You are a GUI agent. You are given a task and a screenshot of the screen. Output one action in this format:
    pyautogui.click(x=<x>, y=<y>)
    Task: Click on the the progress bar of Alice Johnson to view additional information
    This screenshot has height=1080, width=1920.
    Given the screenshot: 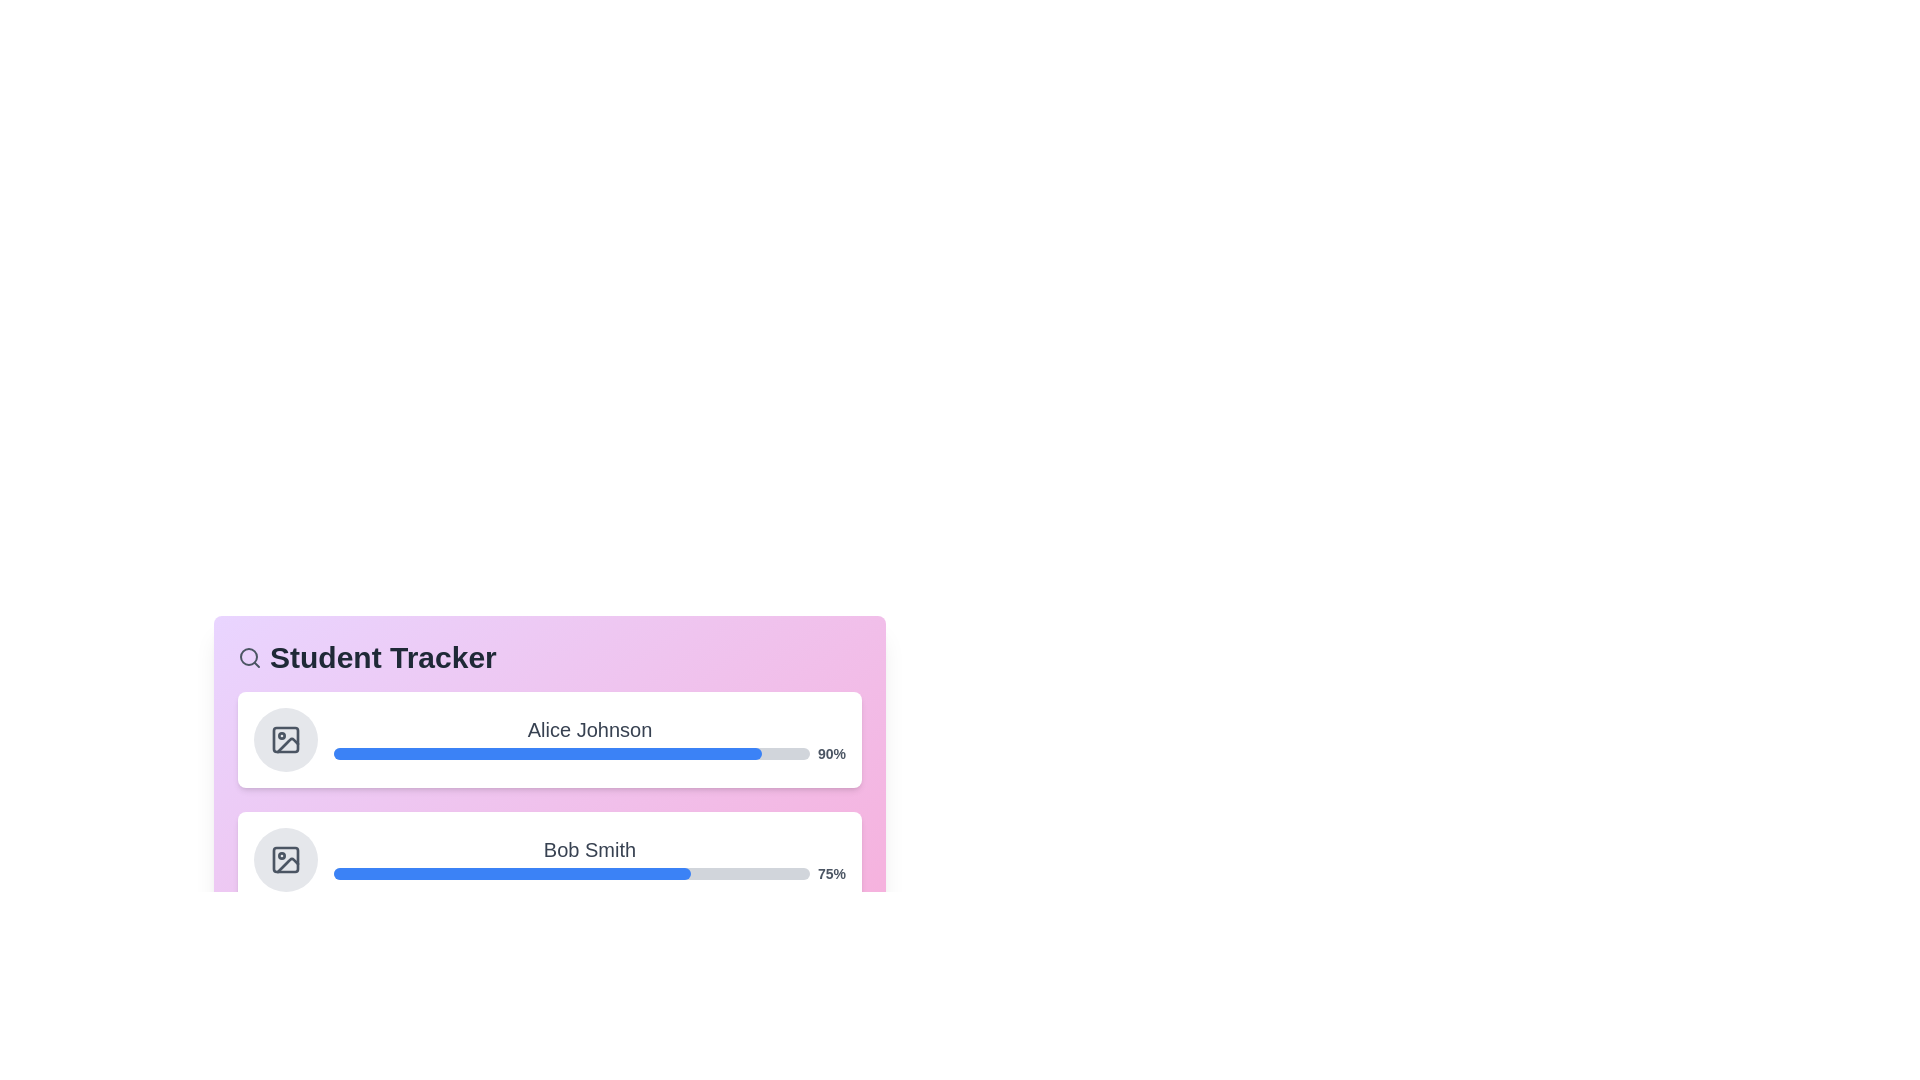 What is the action you would take?
    pyautogui.click(x=570, y=753)
    